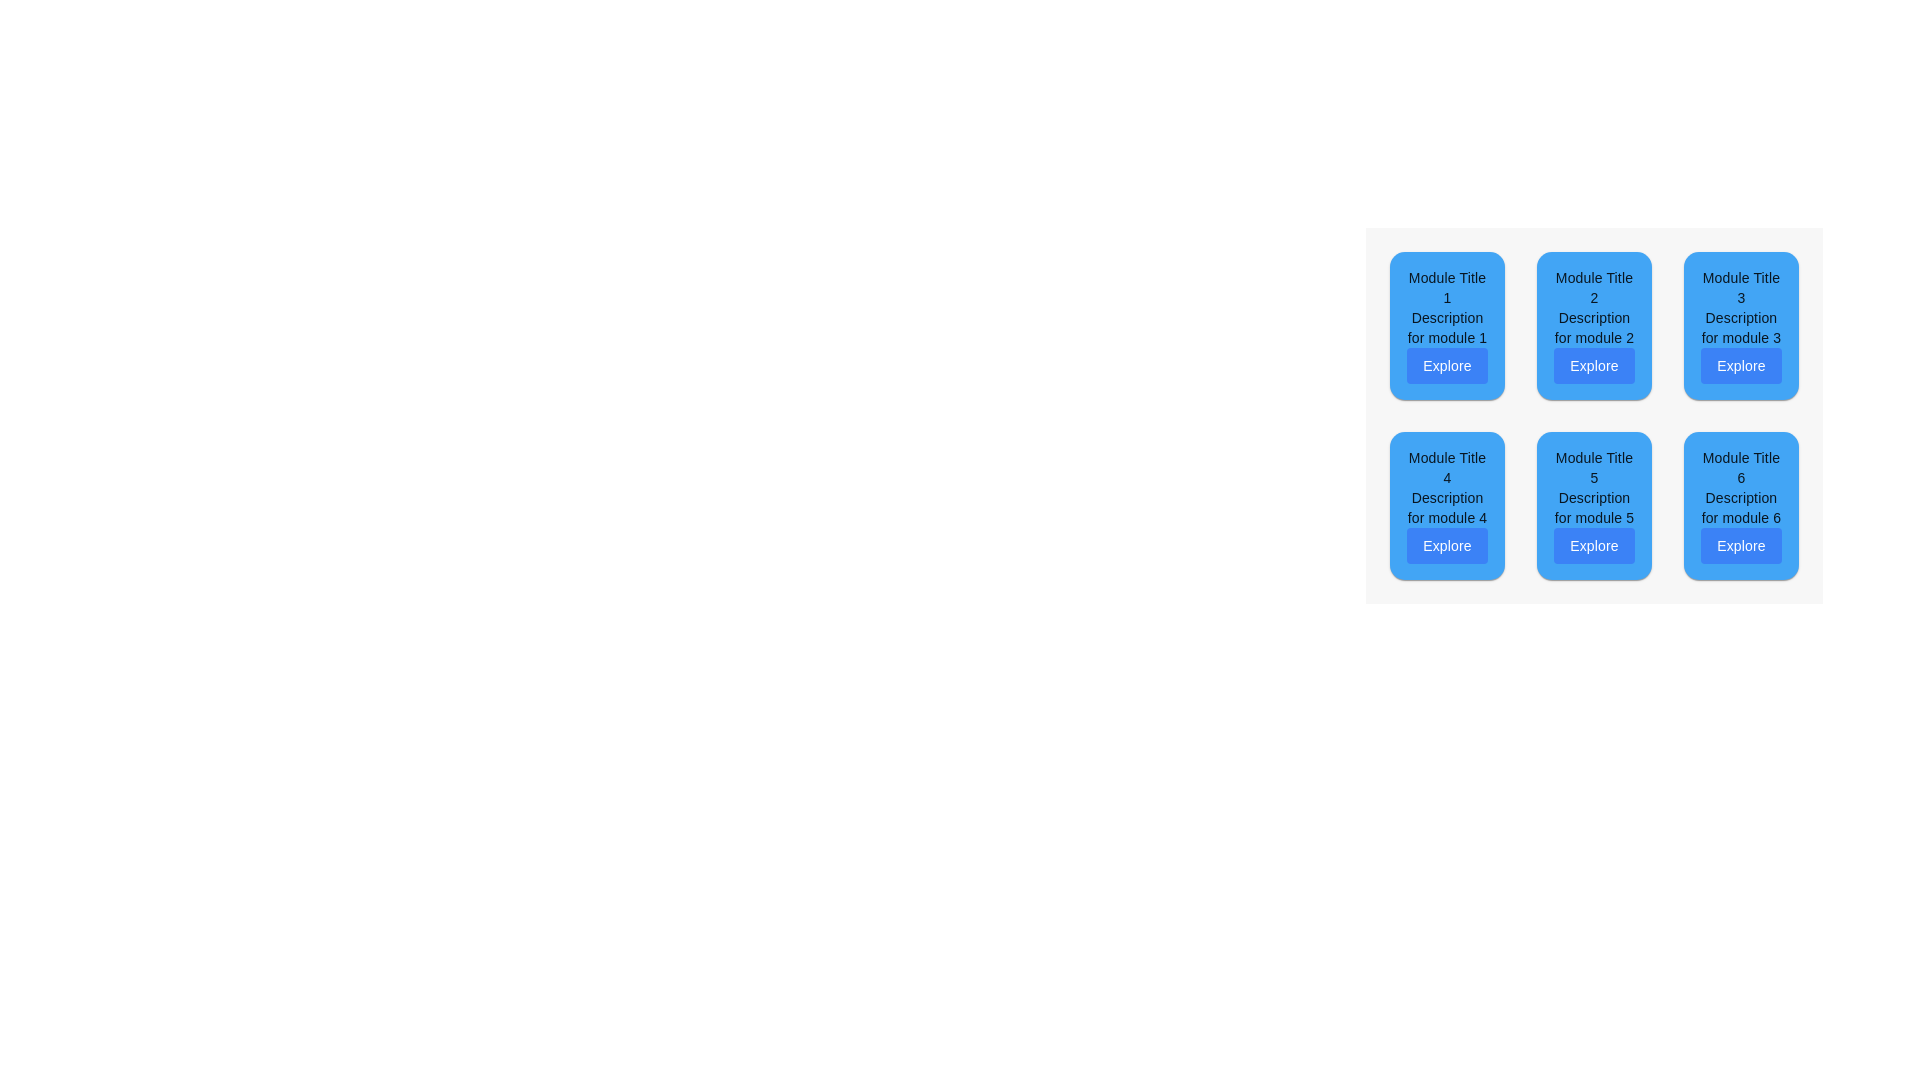  What do you see at coordinates (1447, 327) in the screenshot?
I see `the static text content that reads 'Description for module 1', which is centrally aligned on a blue background and positioned below 'Module Title 1' and above the 'Explore' button` at bounding box center [1447, 327].